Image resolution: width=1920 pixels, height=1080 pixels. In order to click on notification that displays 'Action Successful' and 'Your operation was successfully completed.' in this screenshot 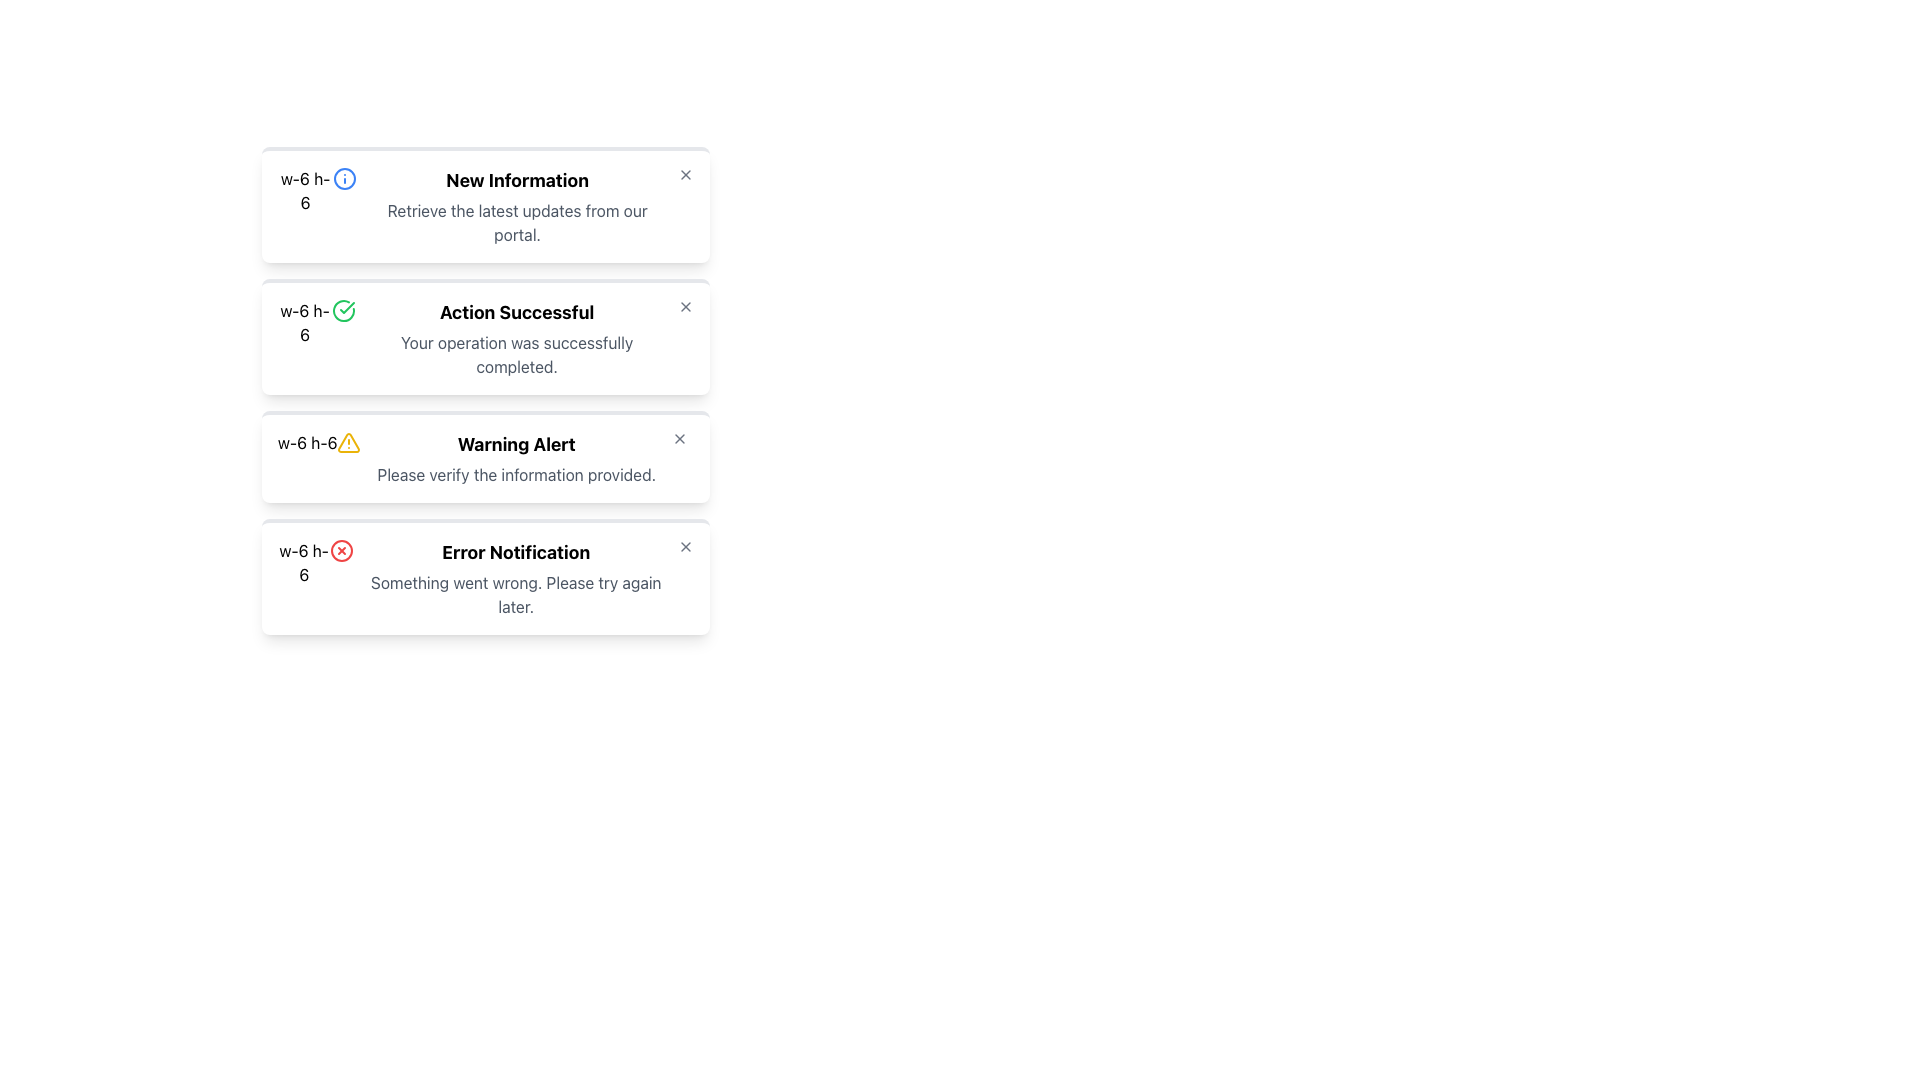, I will do `click(517, 338)`.